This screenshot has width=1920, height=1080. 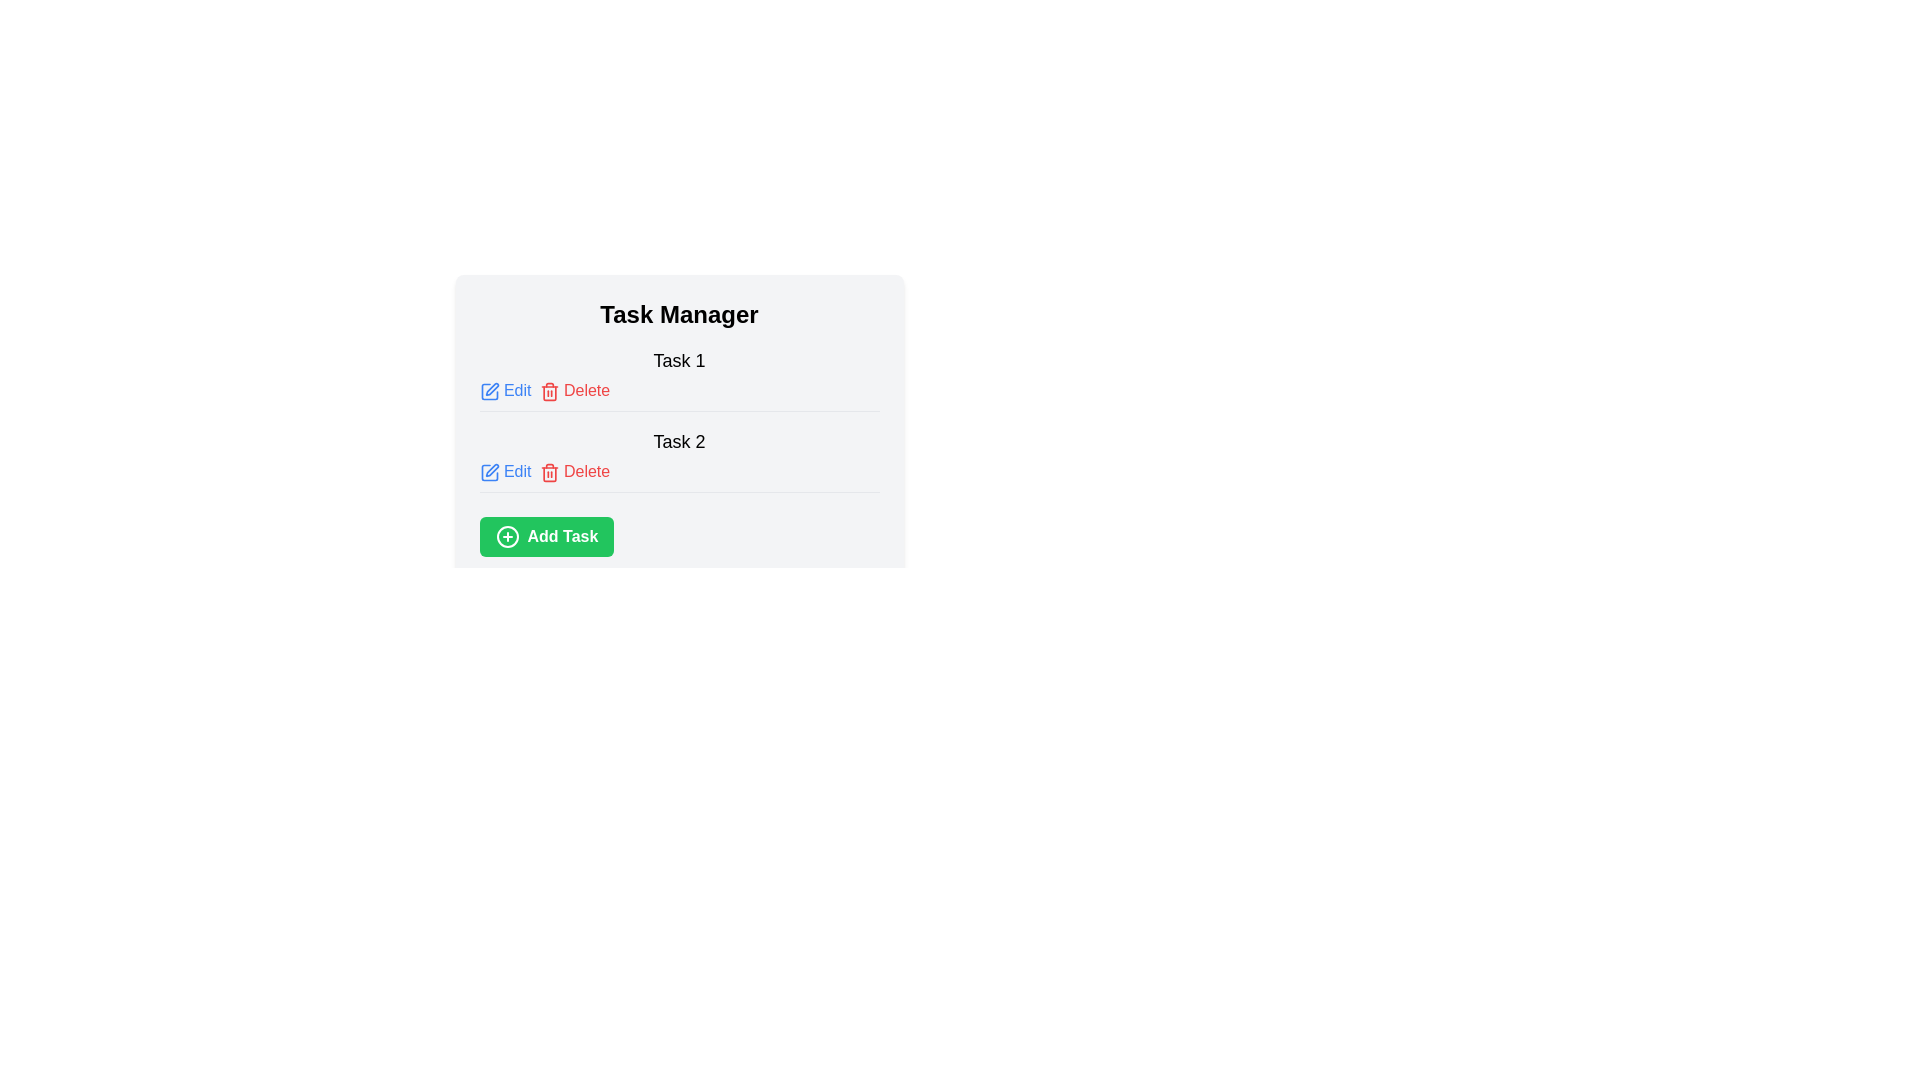 I want to click on the central circle of the 'Add Task' button, which is part of an SVG icon that visually implies adding functionality, so click(x=507, y=535).